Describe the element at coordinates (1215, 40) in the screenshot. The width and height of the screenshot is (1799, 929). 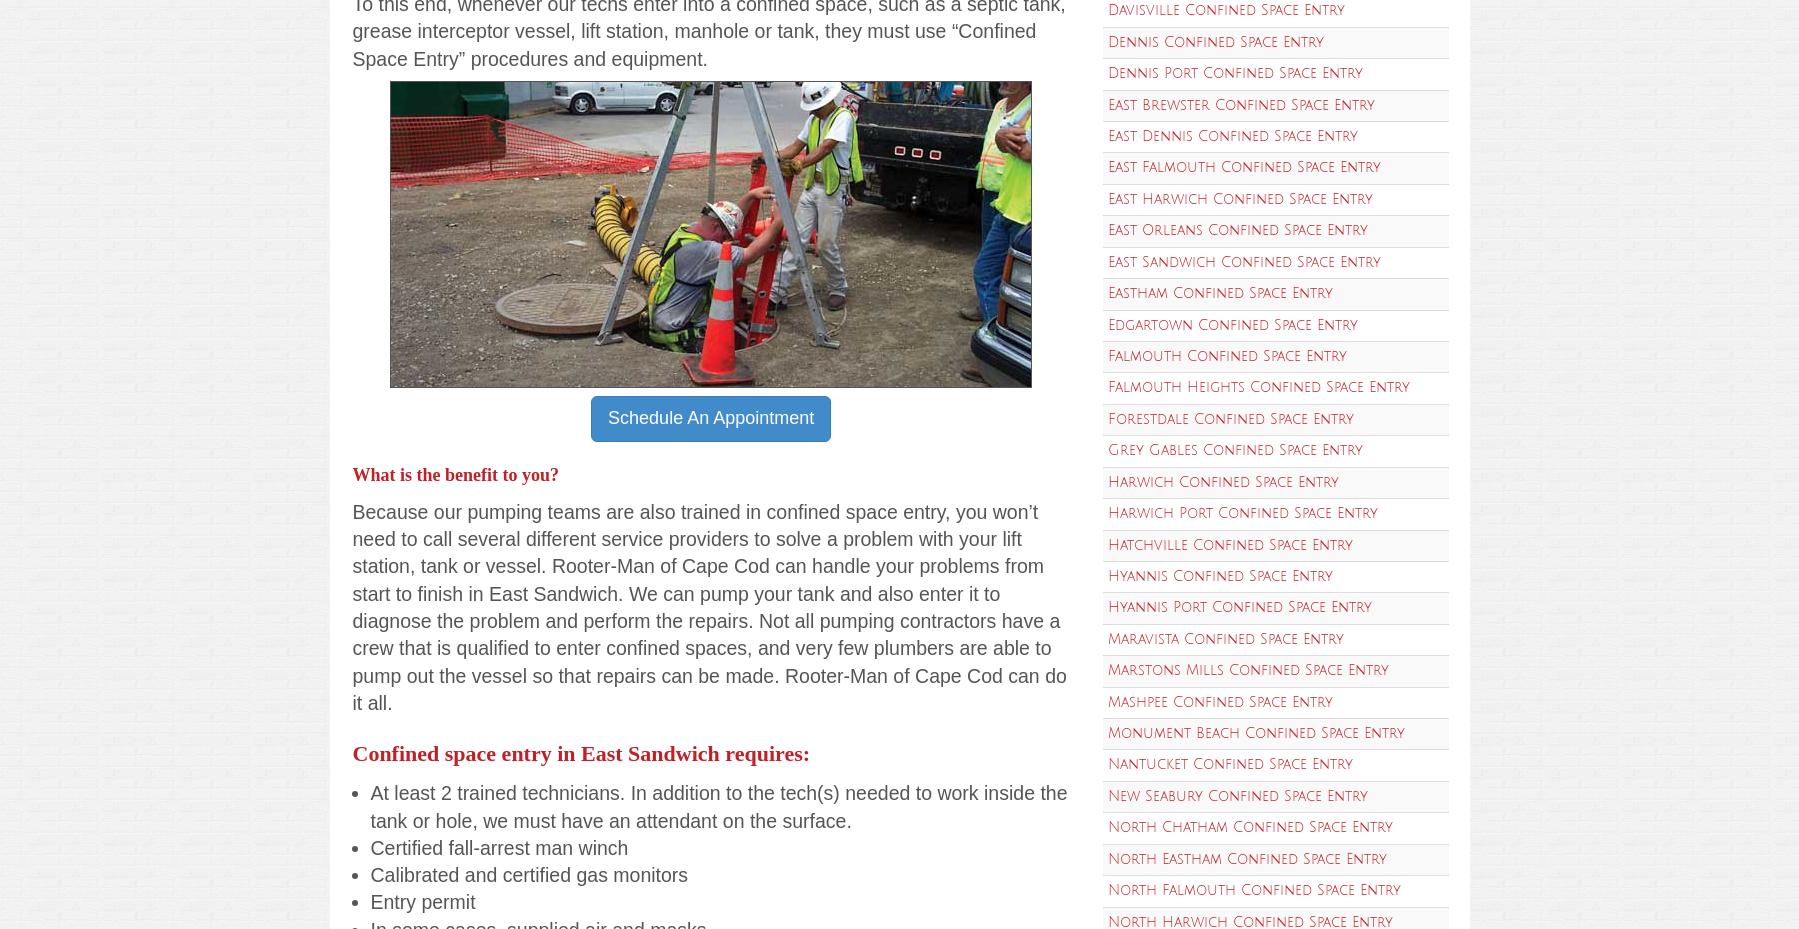
I see `'Dennis Confined Space Entry'` at that location.